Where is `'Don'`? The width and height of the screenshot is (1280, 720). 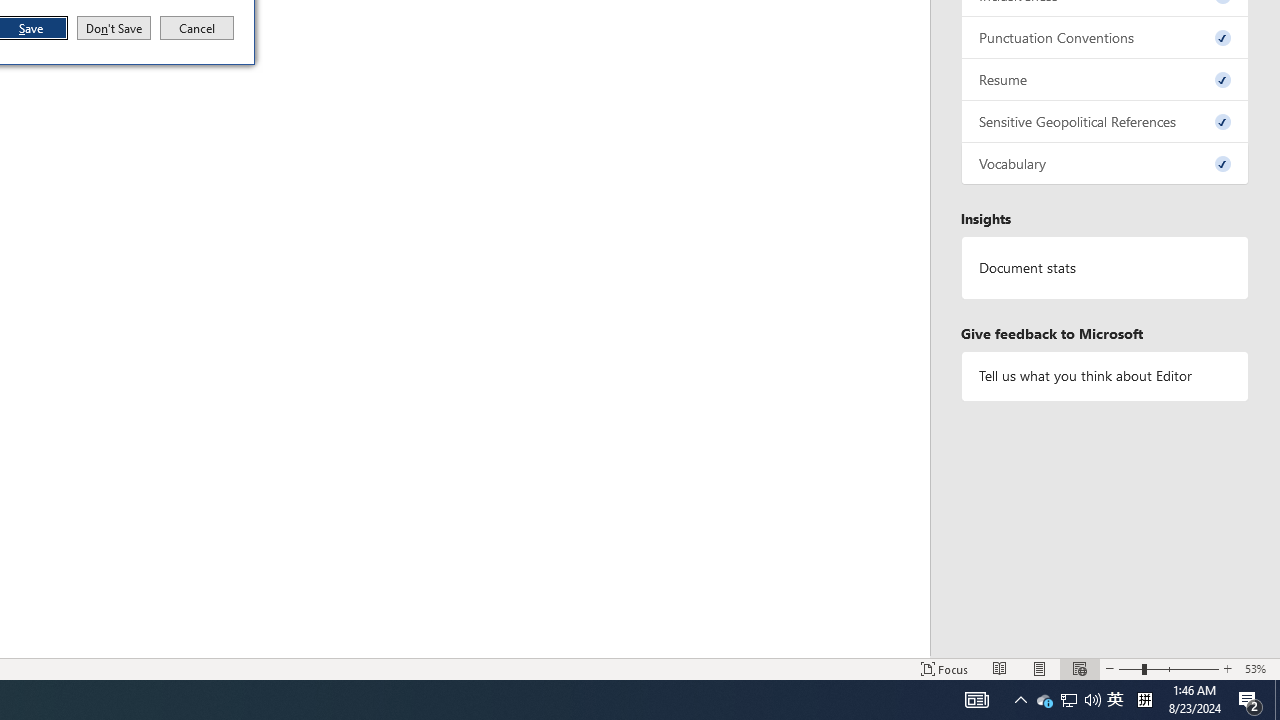
'Don' is located at coordinates (112, 28).